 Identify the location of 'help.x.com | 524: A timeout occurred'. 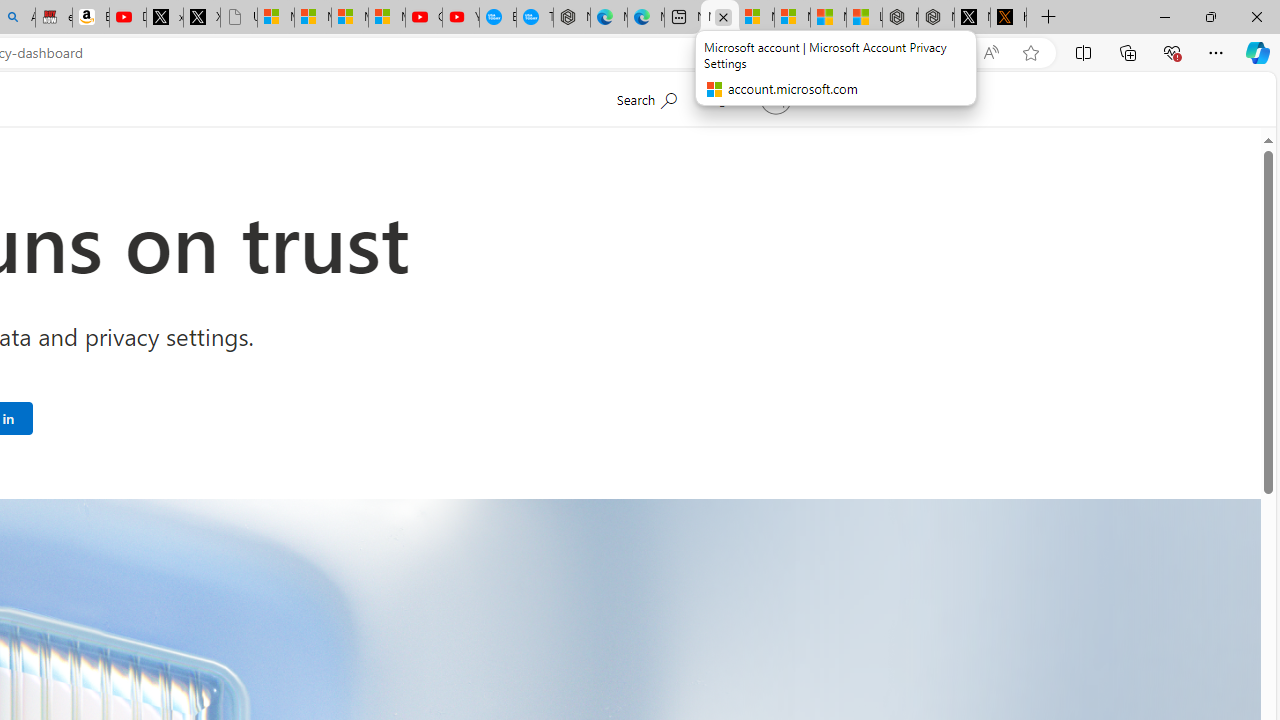
(1008, 17).